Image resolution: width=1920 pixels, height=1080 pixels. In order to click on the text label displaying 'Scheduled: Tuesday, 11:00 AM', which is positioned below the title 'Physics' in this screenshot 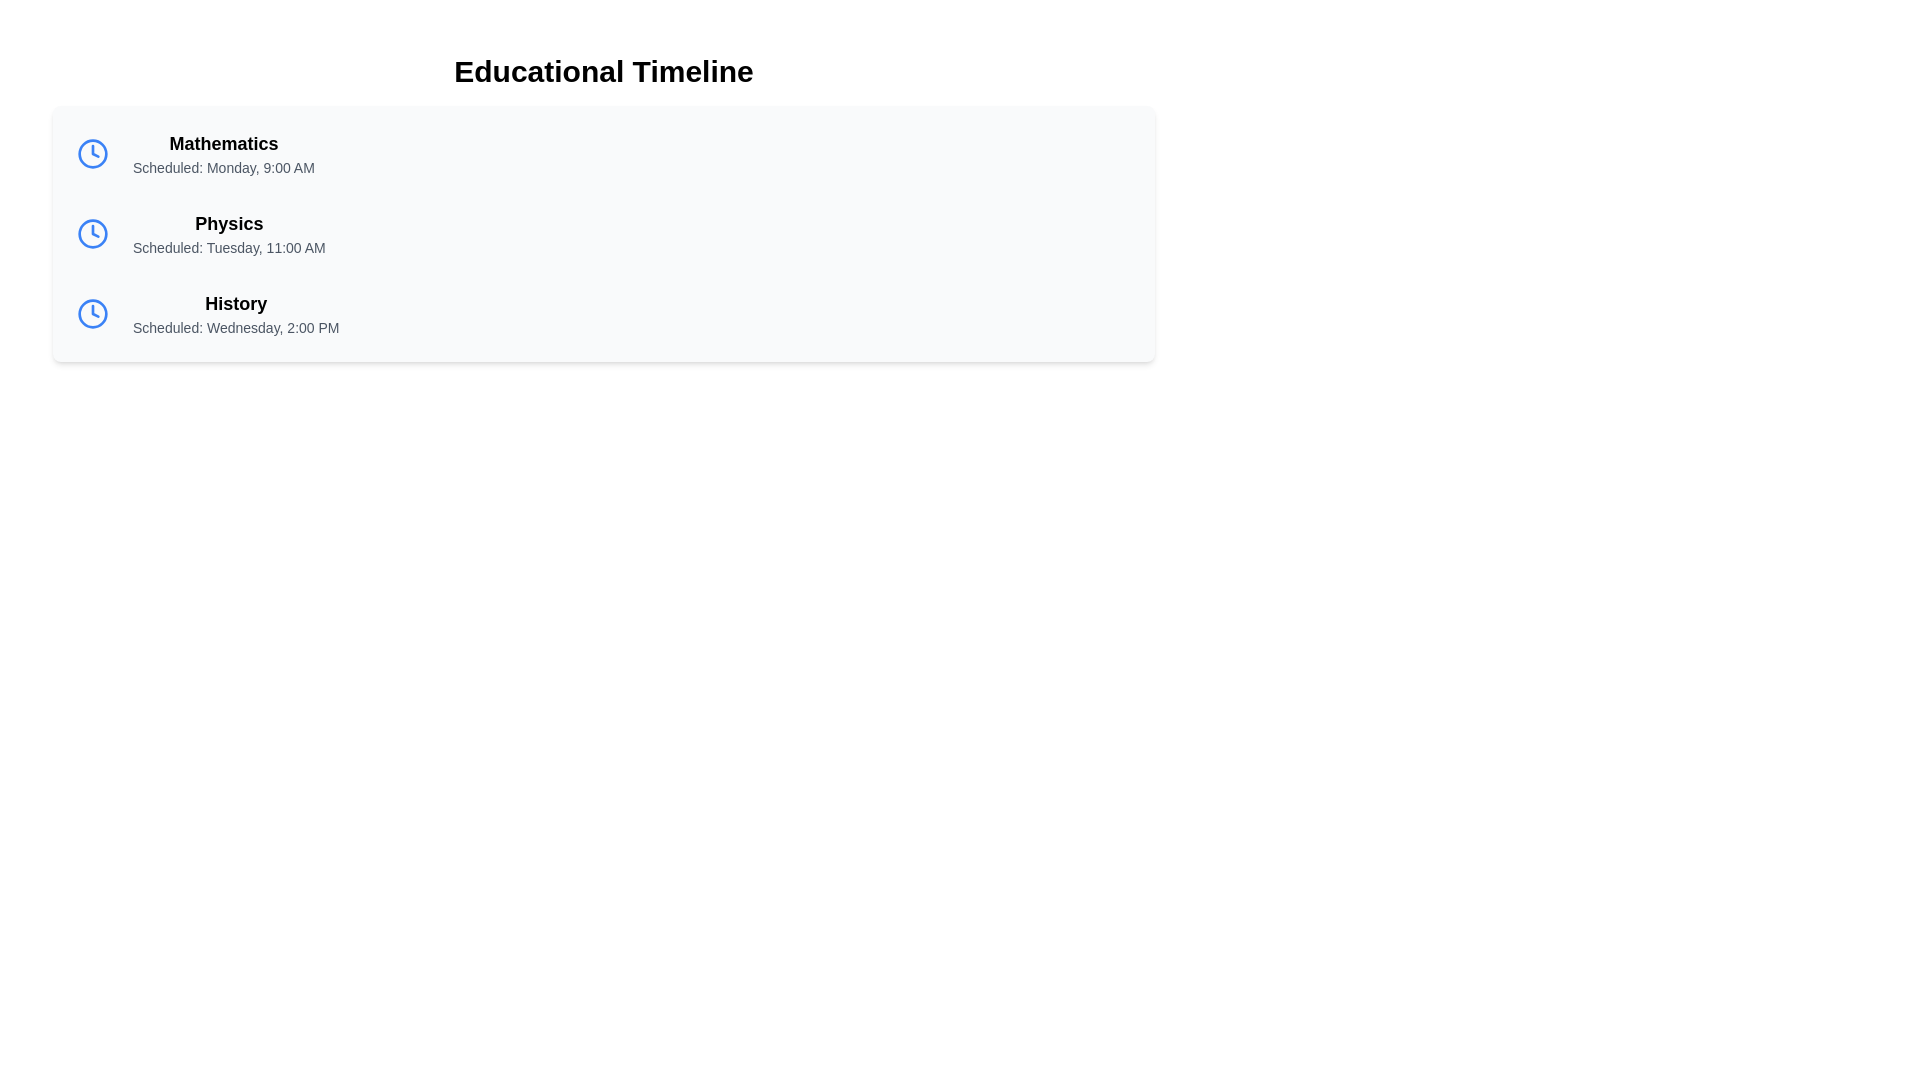, I will do `click(229, 246)`.